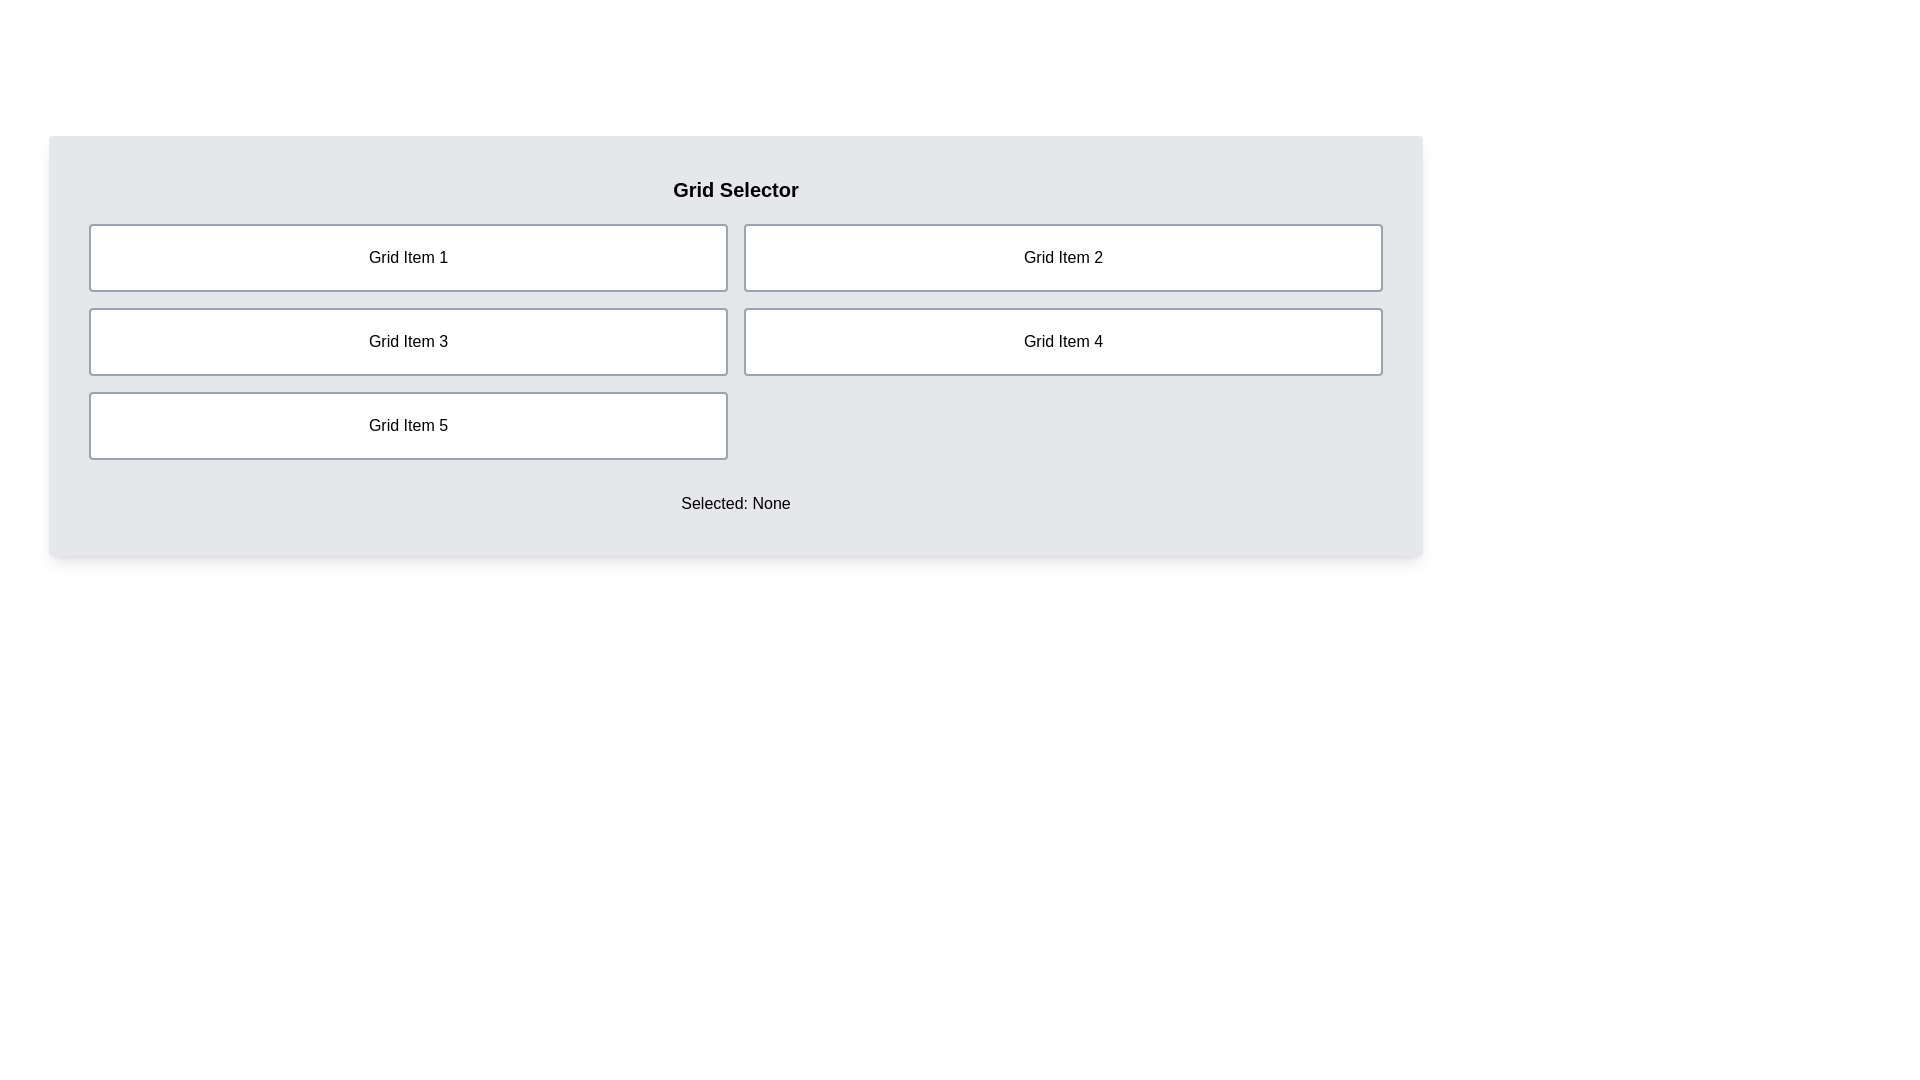 The height and width of the screenshot is (1080, 1920). What do you see at coordinates (734, 503) in the screenshot?
I see `the Text Display that shows 'Selected: None', located beneath the grid of selectable items and aligned with the grid's horizontal center` at bounding box center [734, 503].